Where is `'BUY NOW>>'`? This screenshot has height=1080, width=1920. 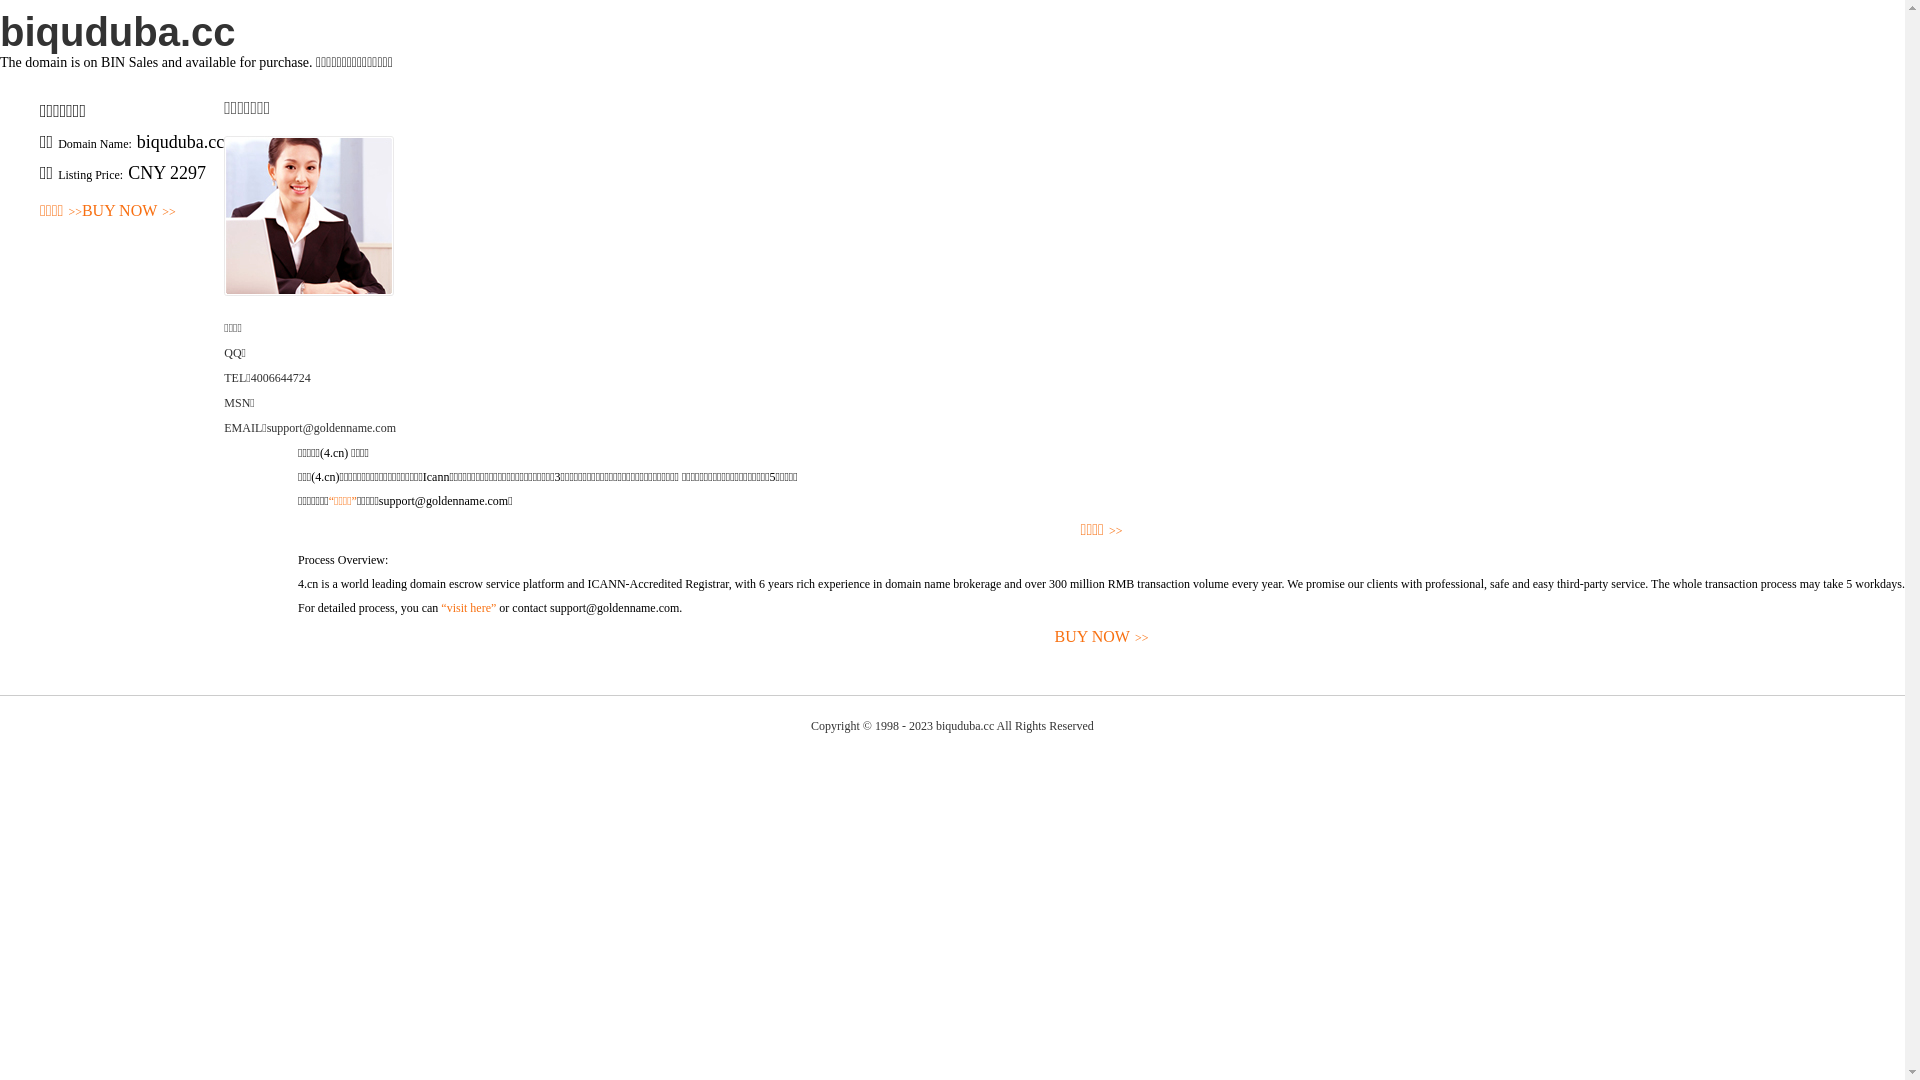
'BUY NOW>>' is located at coordinates (80, 211).